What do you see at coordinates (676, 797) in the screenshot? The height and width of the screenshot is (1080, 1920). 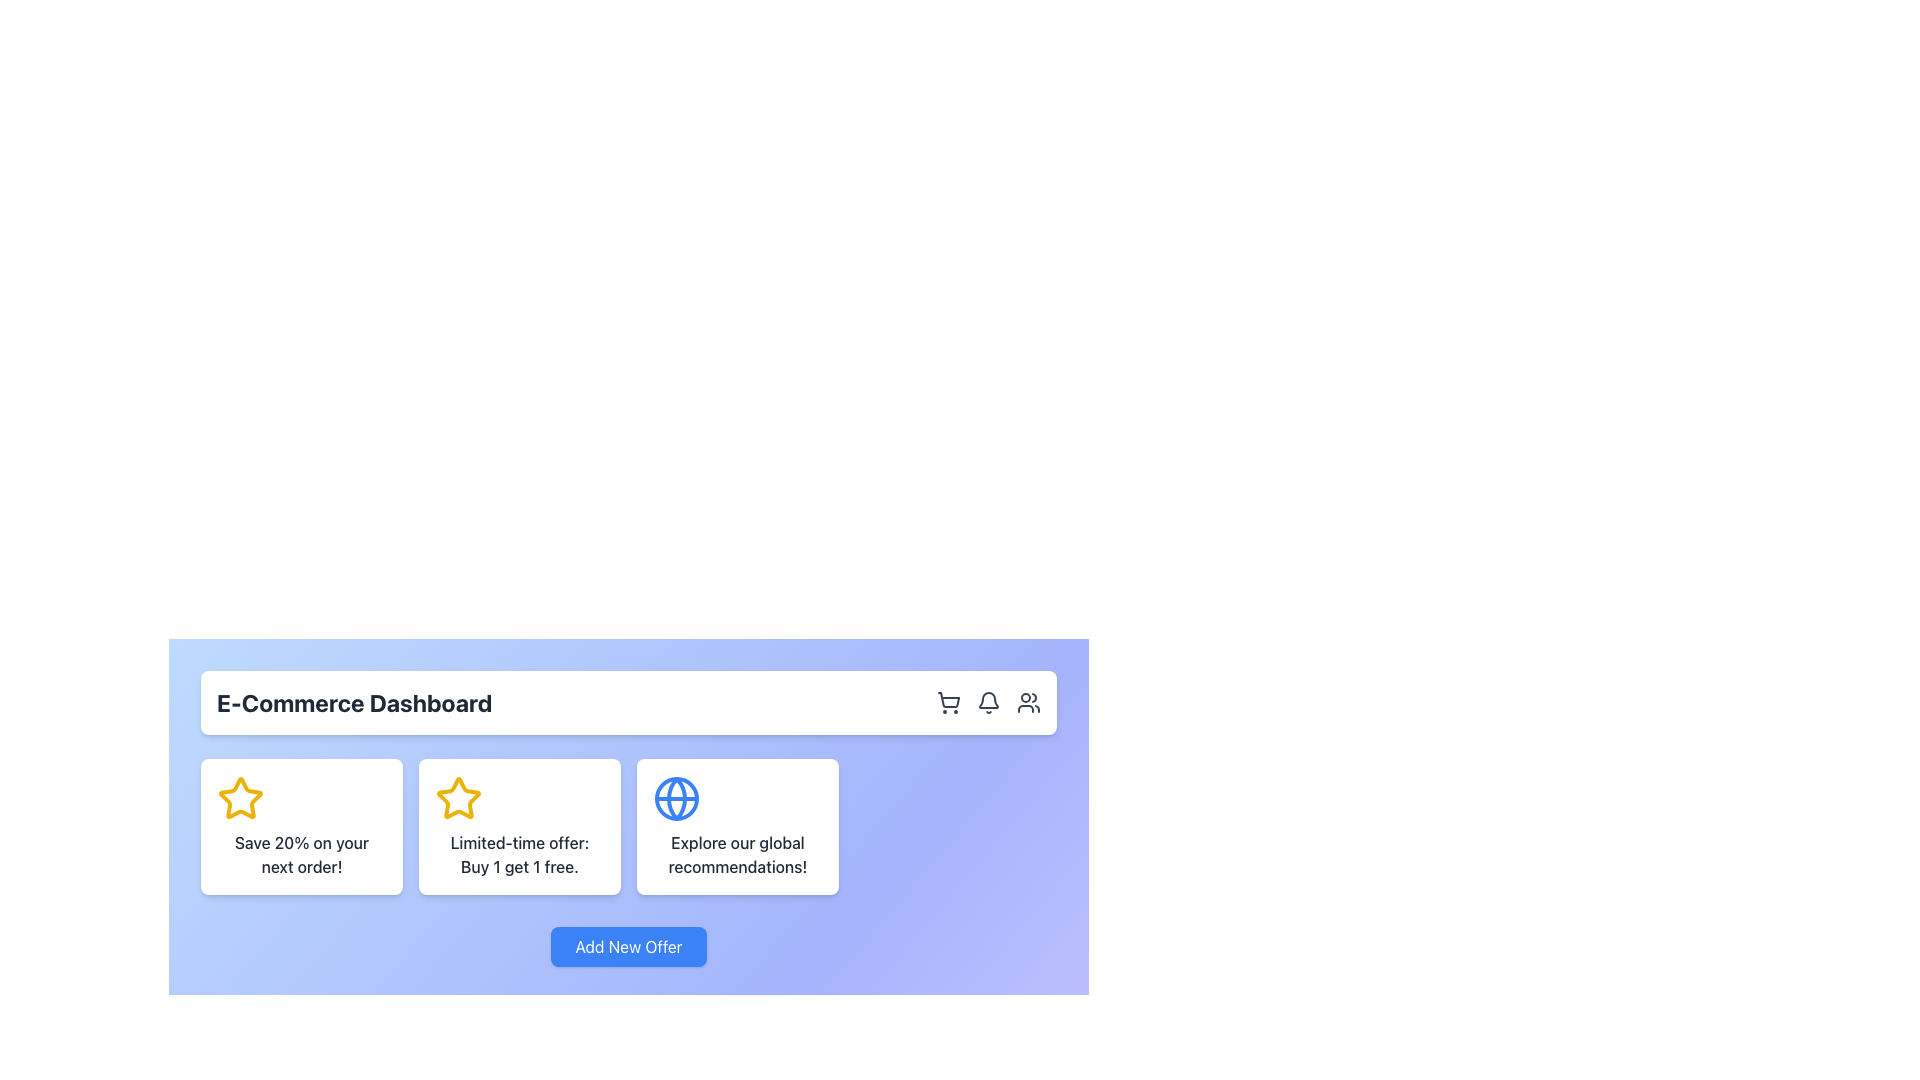 I see `the globe icon, which is styled in blue and located on the first recommendation card with a white background` at bounding box center [676, 797].